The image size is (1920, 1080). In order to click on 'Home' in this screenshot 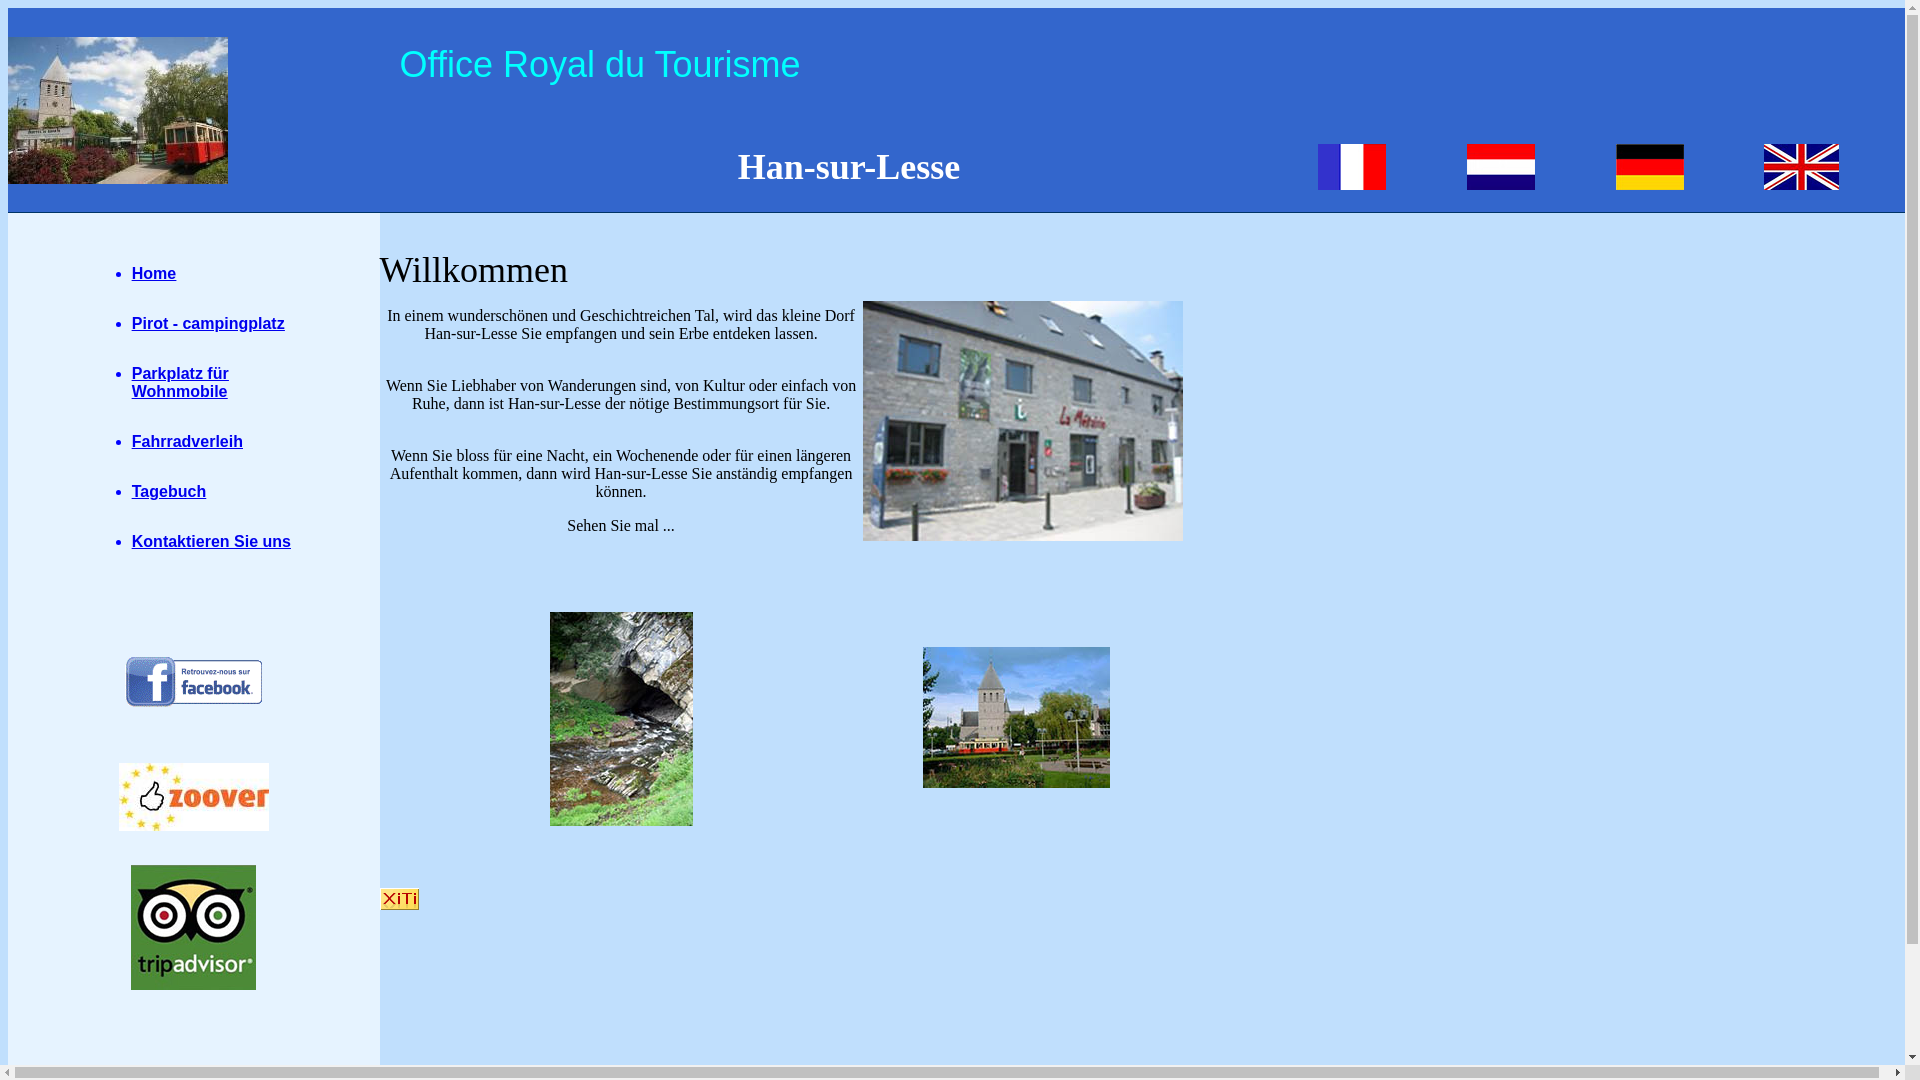, I will do `click(152, 273)`.